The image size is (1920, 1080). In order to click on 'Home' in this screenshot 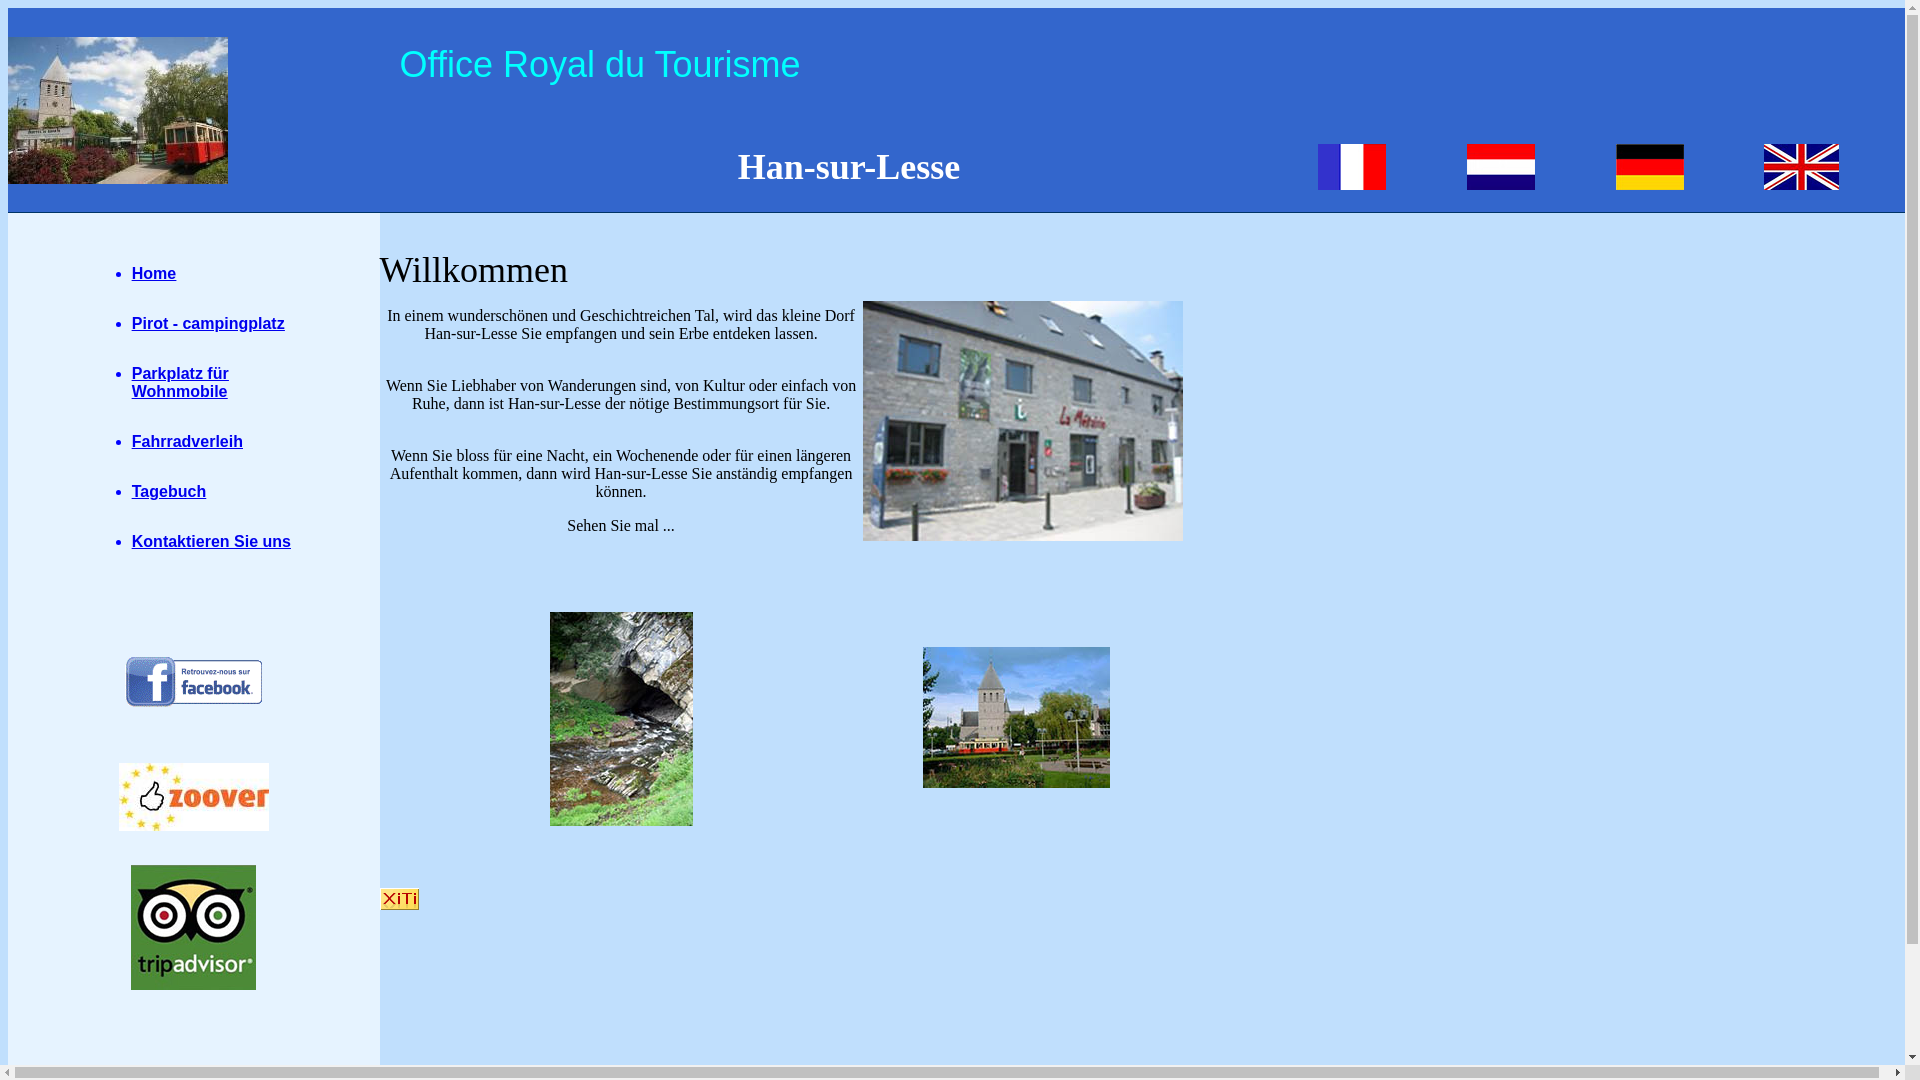, I will do `click(152, 273)`.